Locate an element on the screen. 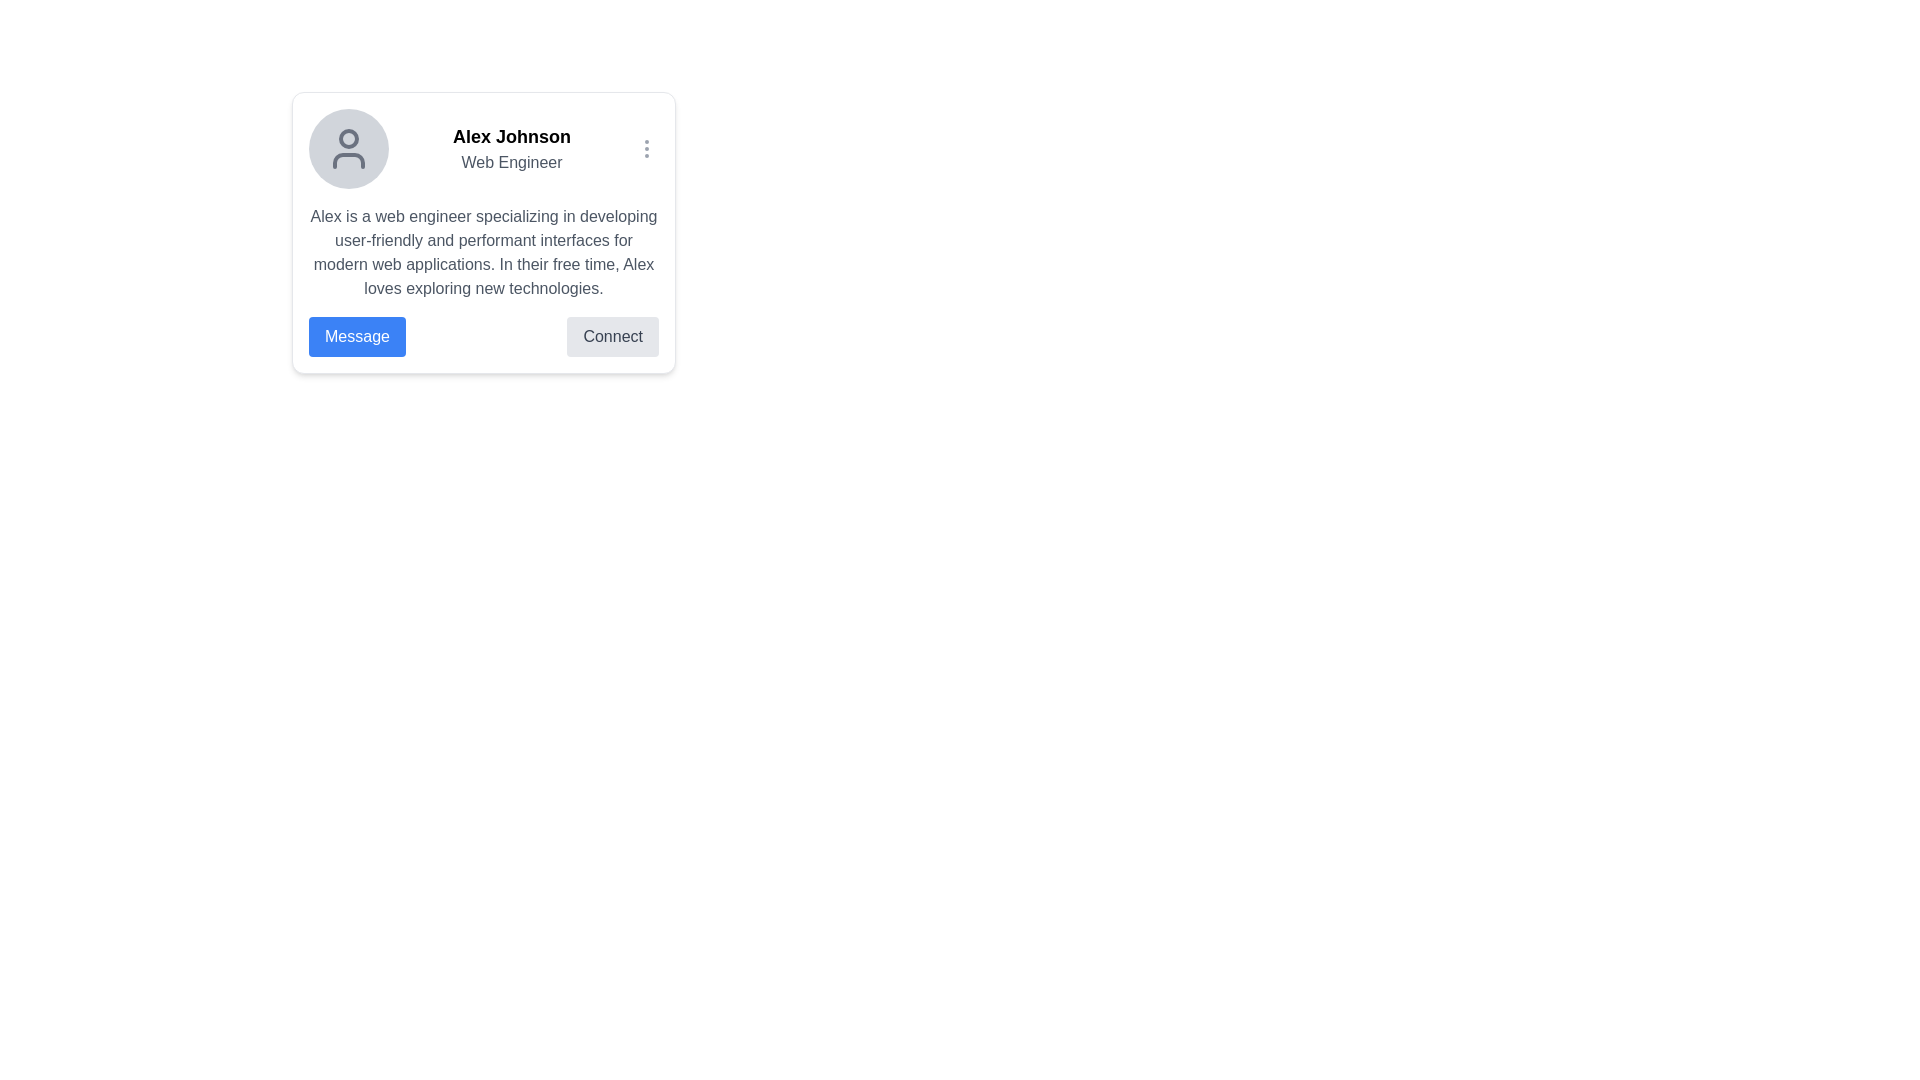  the user's head representation within the avatar icon is located at coordinates (349, 137).